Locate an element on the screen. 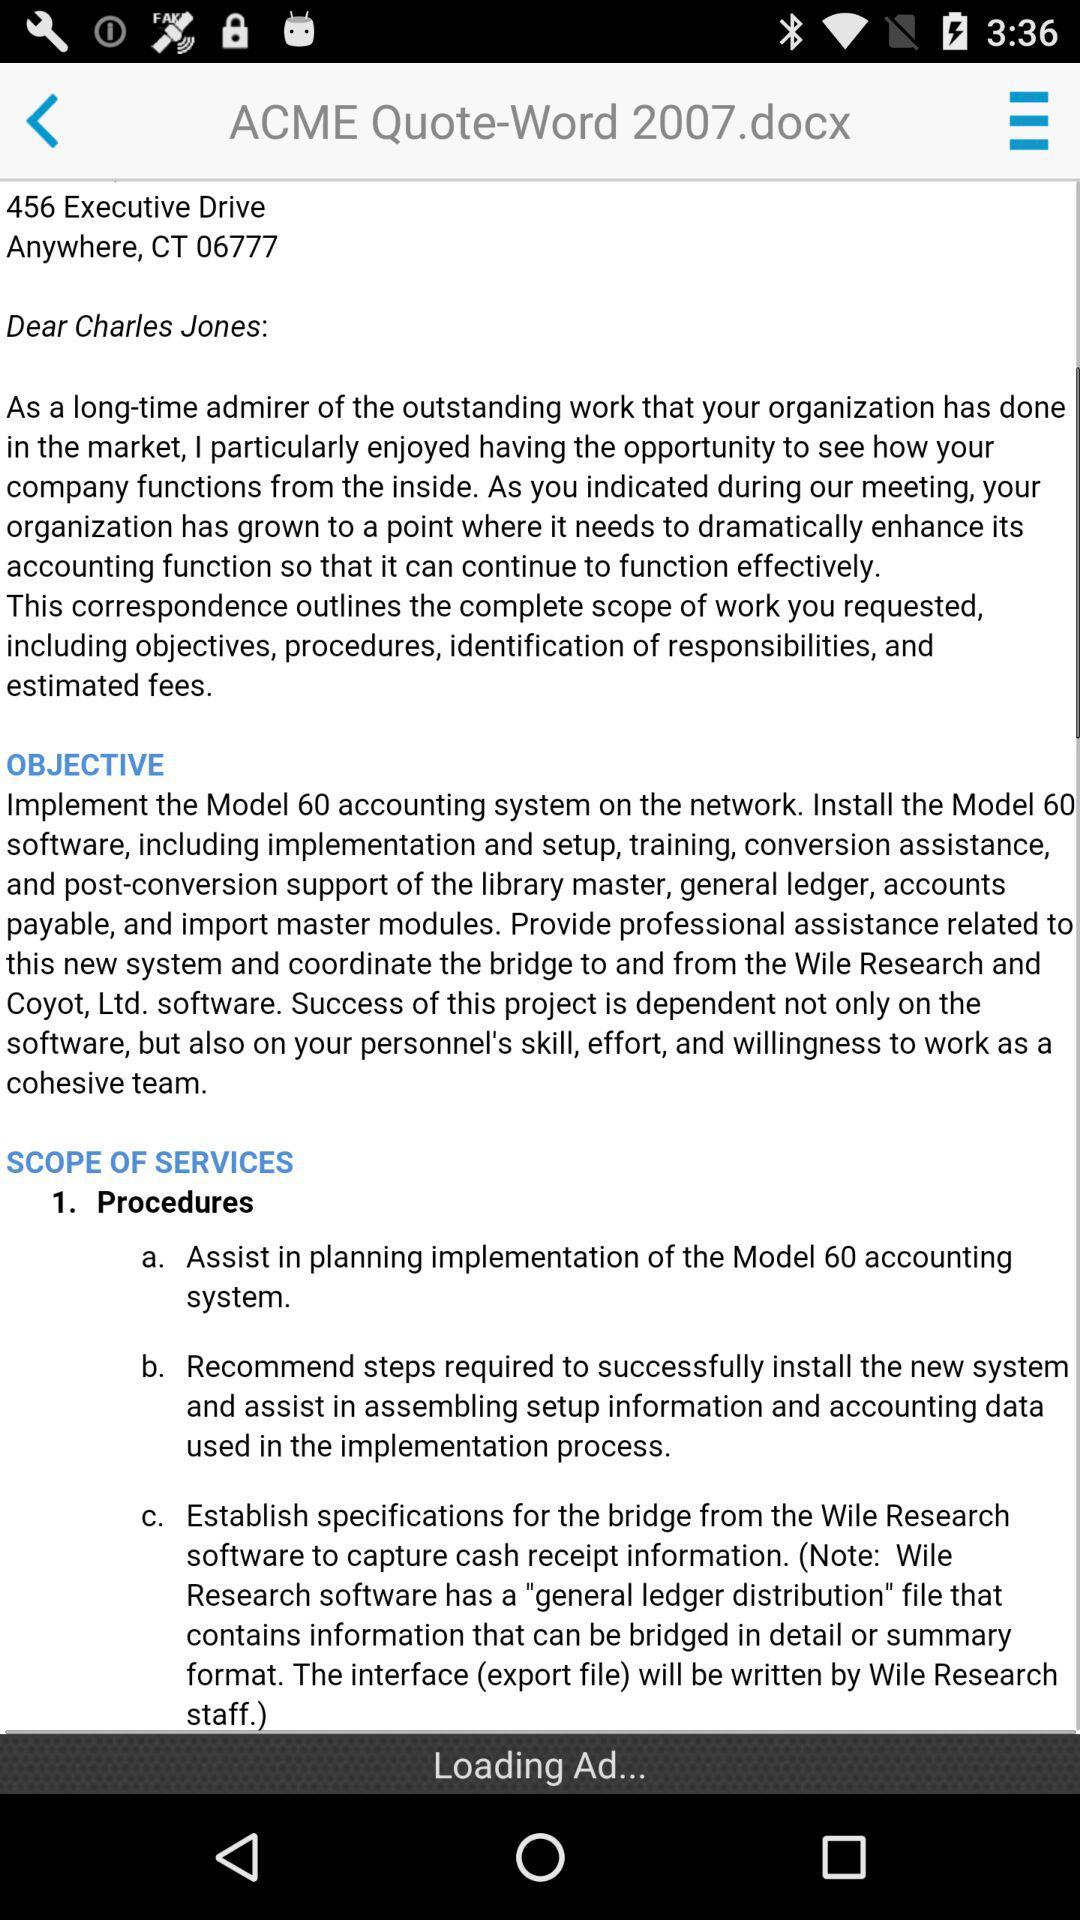 This screenshot has height=1920, width=1080. a button that will open more options for the document is located at coordinates (1028, 119).